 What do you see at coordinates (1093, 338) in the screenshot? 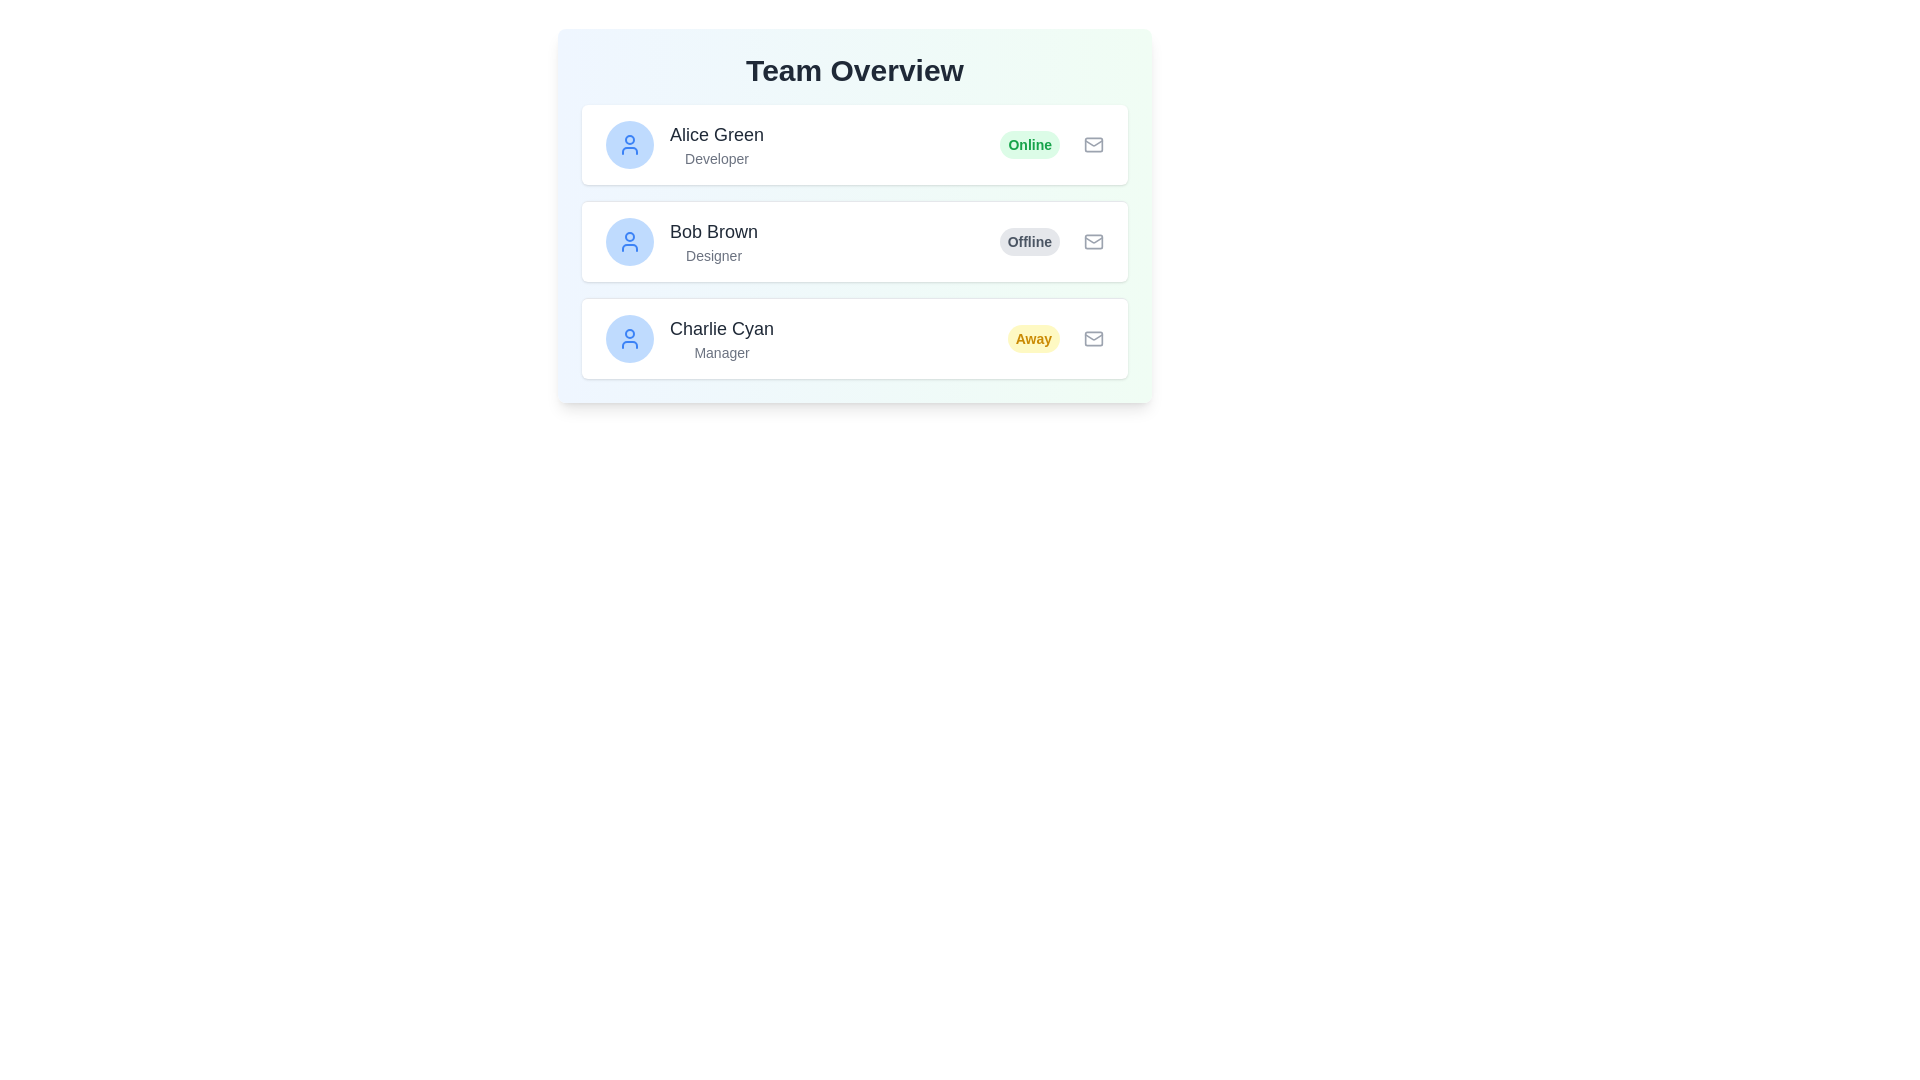
I see `the decorative graphic within the mail icon, which is a rectangular graphic with rounded corners located adjacent to the 'Away' status label for 'Charlie Cyan' in the Team Overview section` at bounding box center [1093, 338].